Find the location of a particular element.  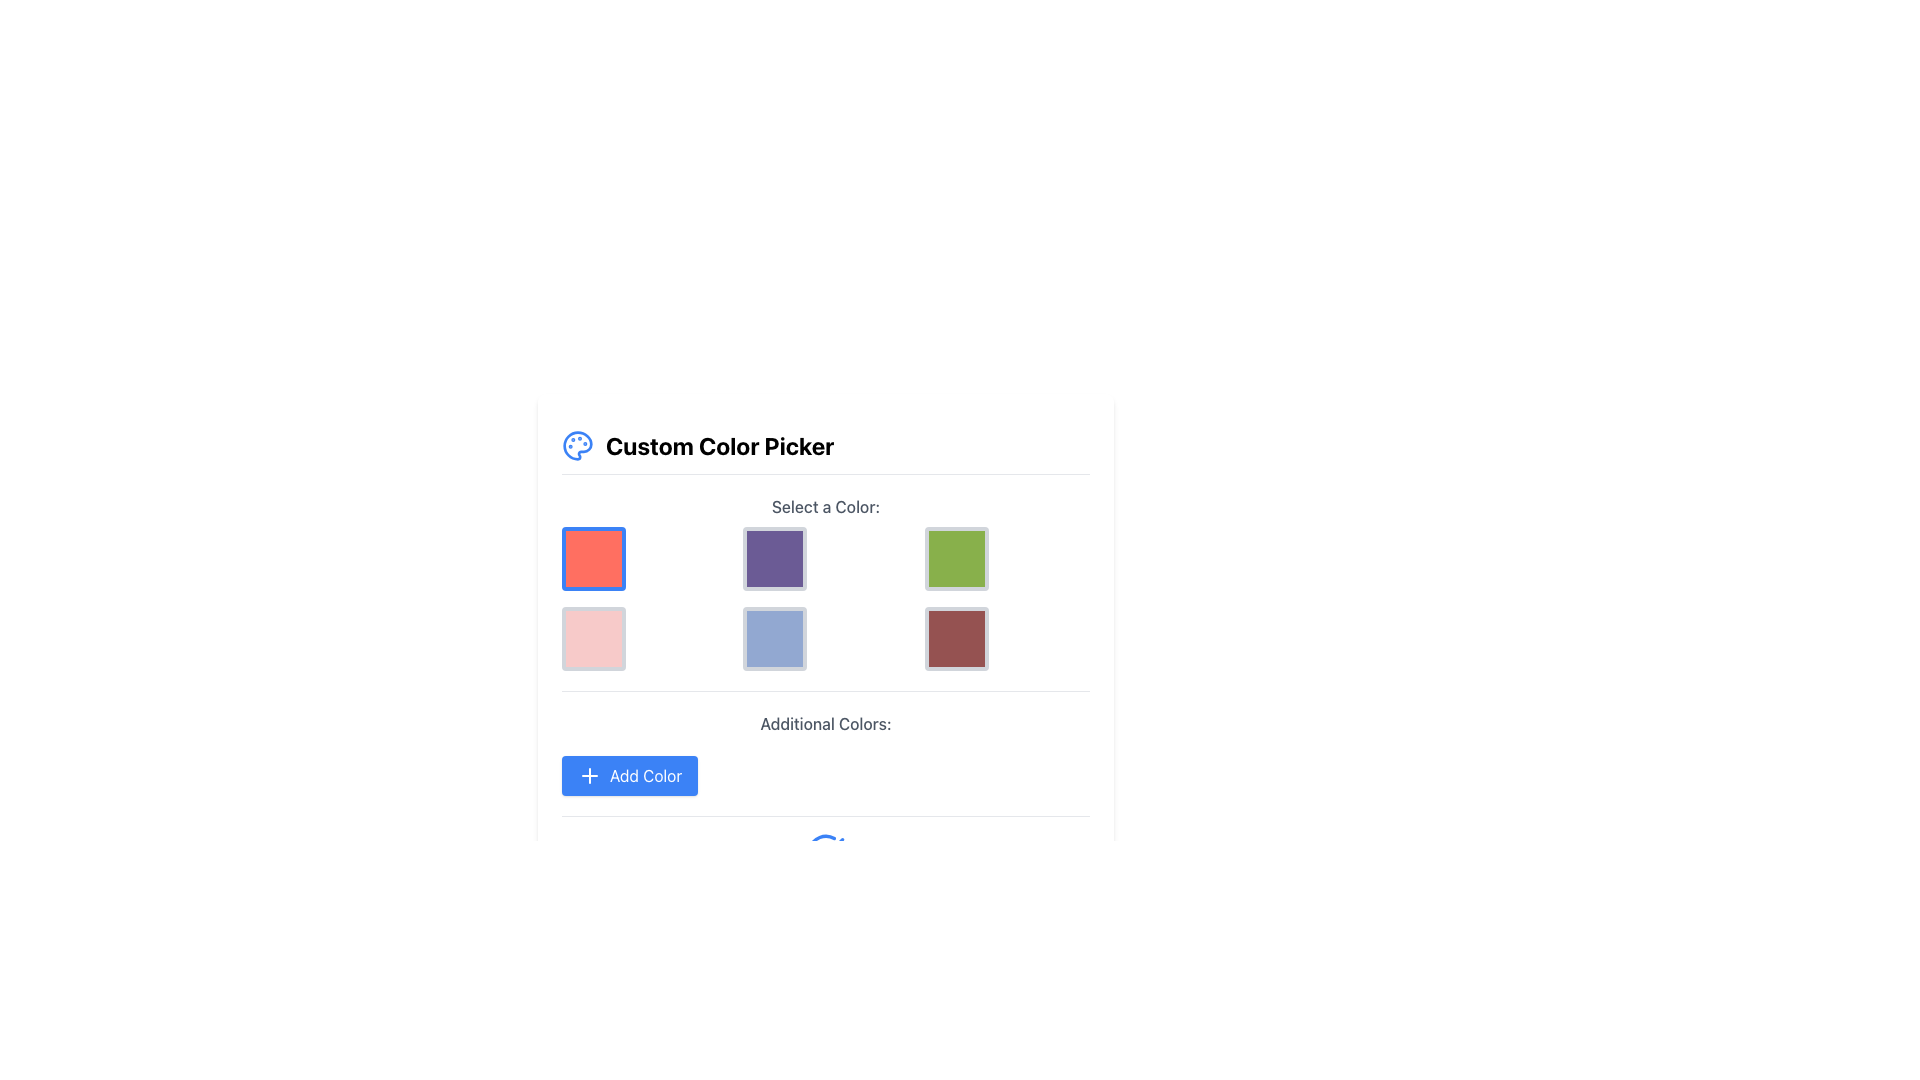

the circular icon with a blue outline and colorful spots located next to the 'Custom Color Picker' header is located at coordinates (576, 445).